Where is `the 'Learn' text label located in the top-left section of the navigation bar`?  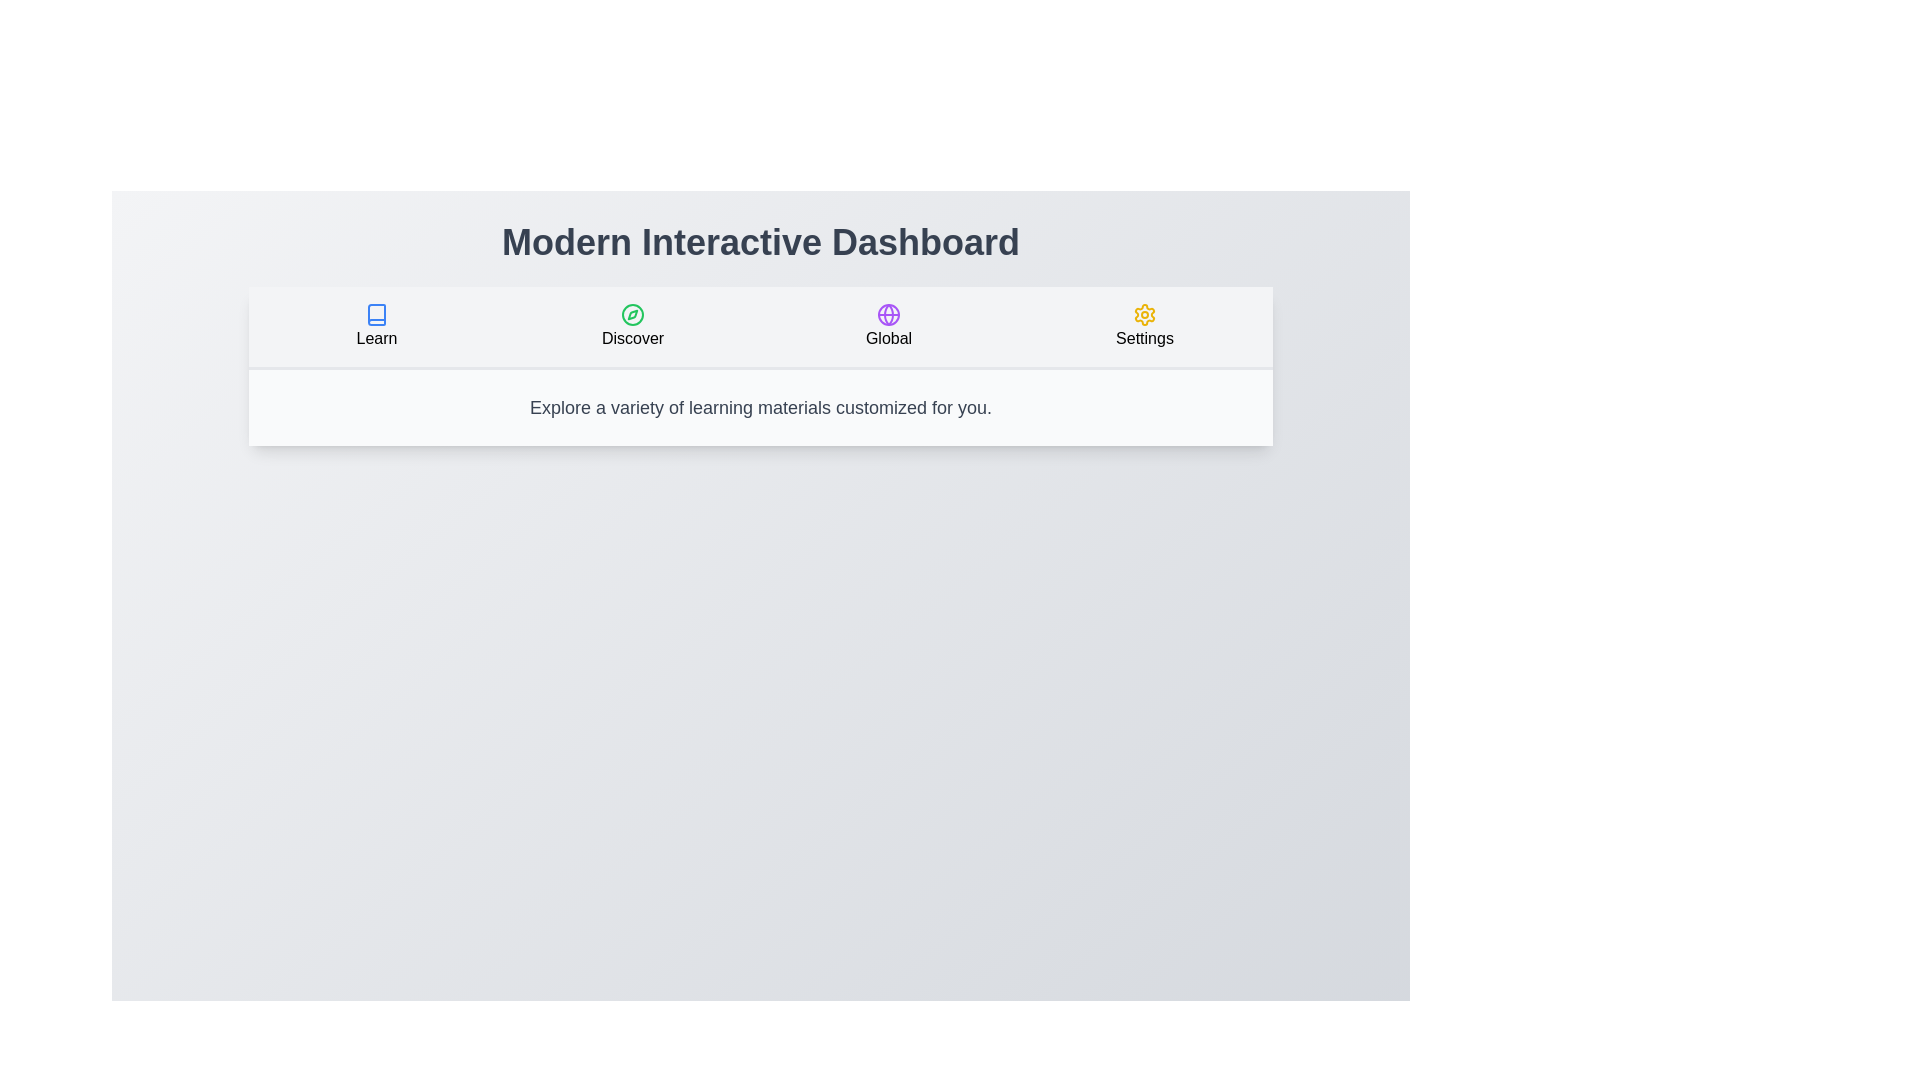 the 'Learn' text label located in the top-left section of the navigation bar is located at coordinates (376, 338).